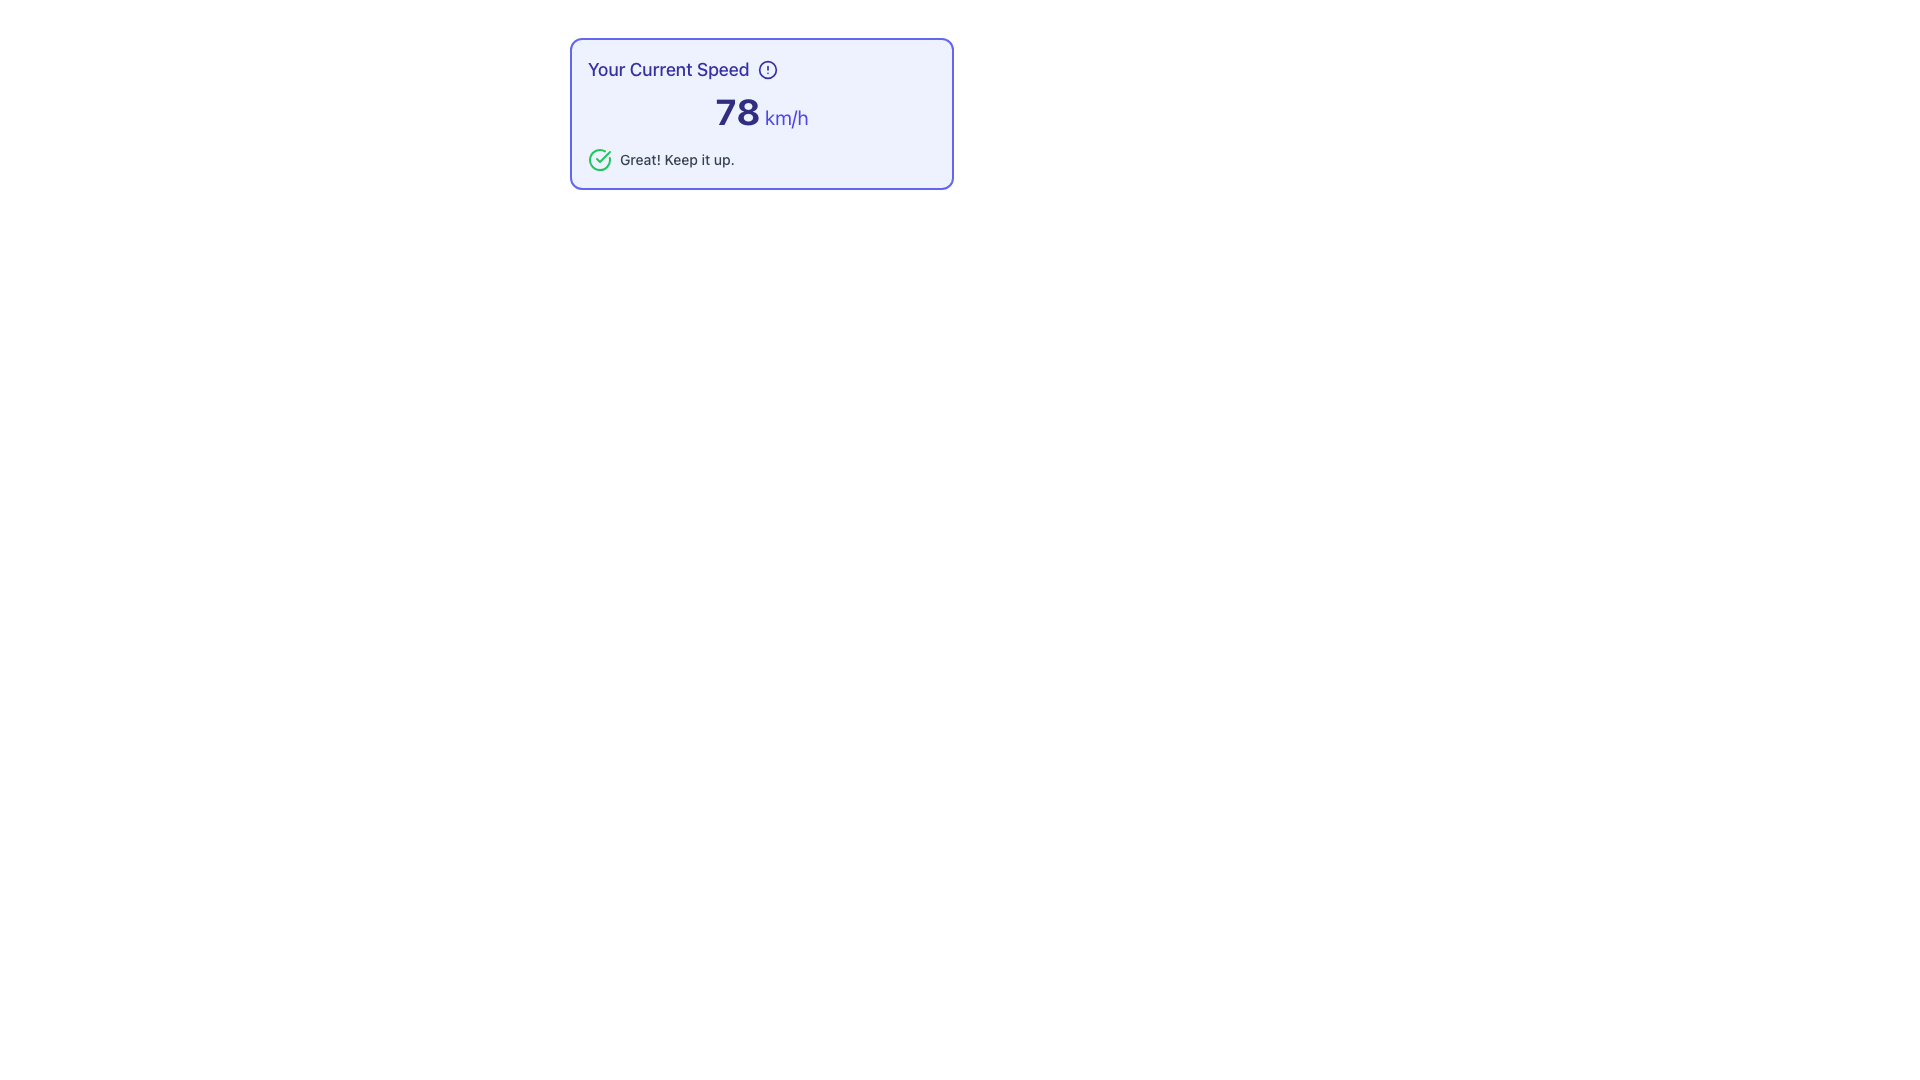 The image size is (1920, 1080). I want to click on the static text label that denotes the unit of the speed value displayed, located at the bottom-right section of the card-like layout component, following the numeric value '78', so click(783, 117).